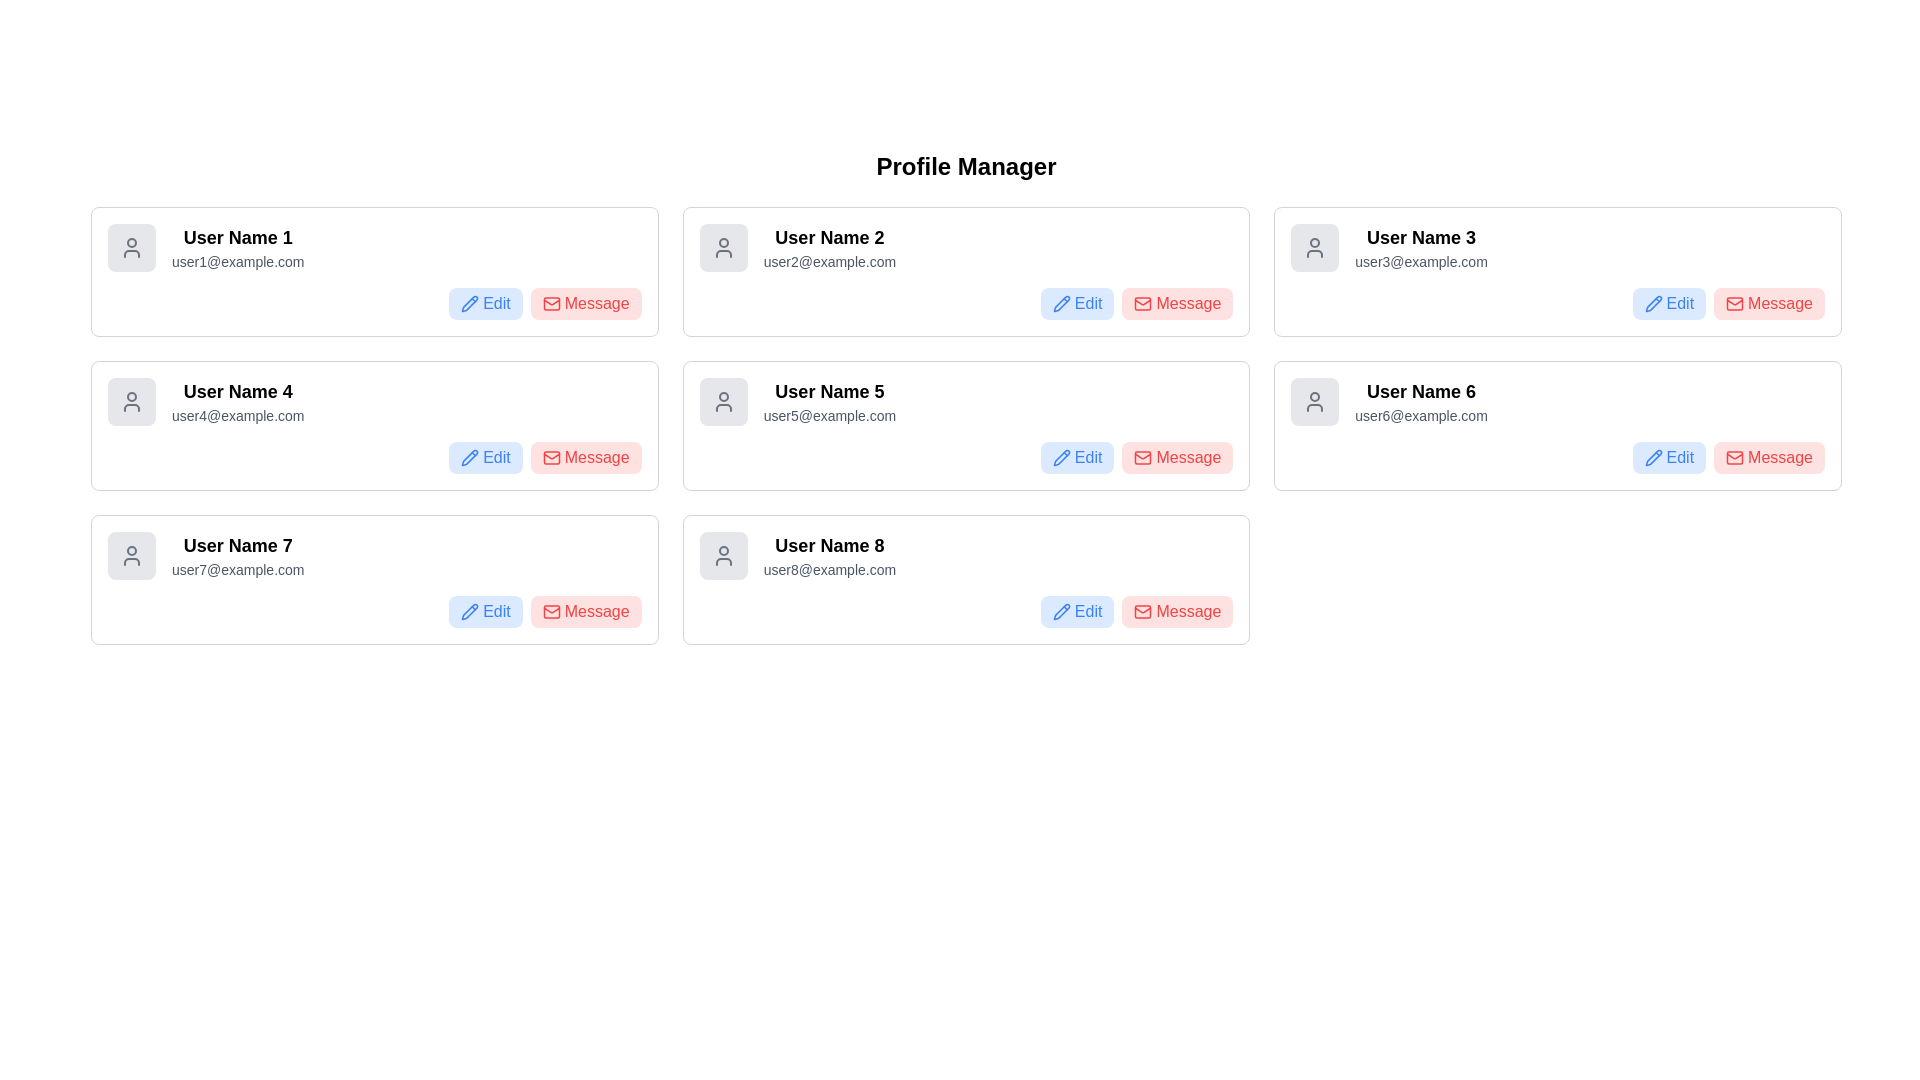 This screenshot has width=1920, height=1080. Describe the element at coordinates (1734, 458) in the screenshot. I see `the envelope icon within the 'Message' button located in the bottom-right of the user information card for 'User Name 6'` at that location.